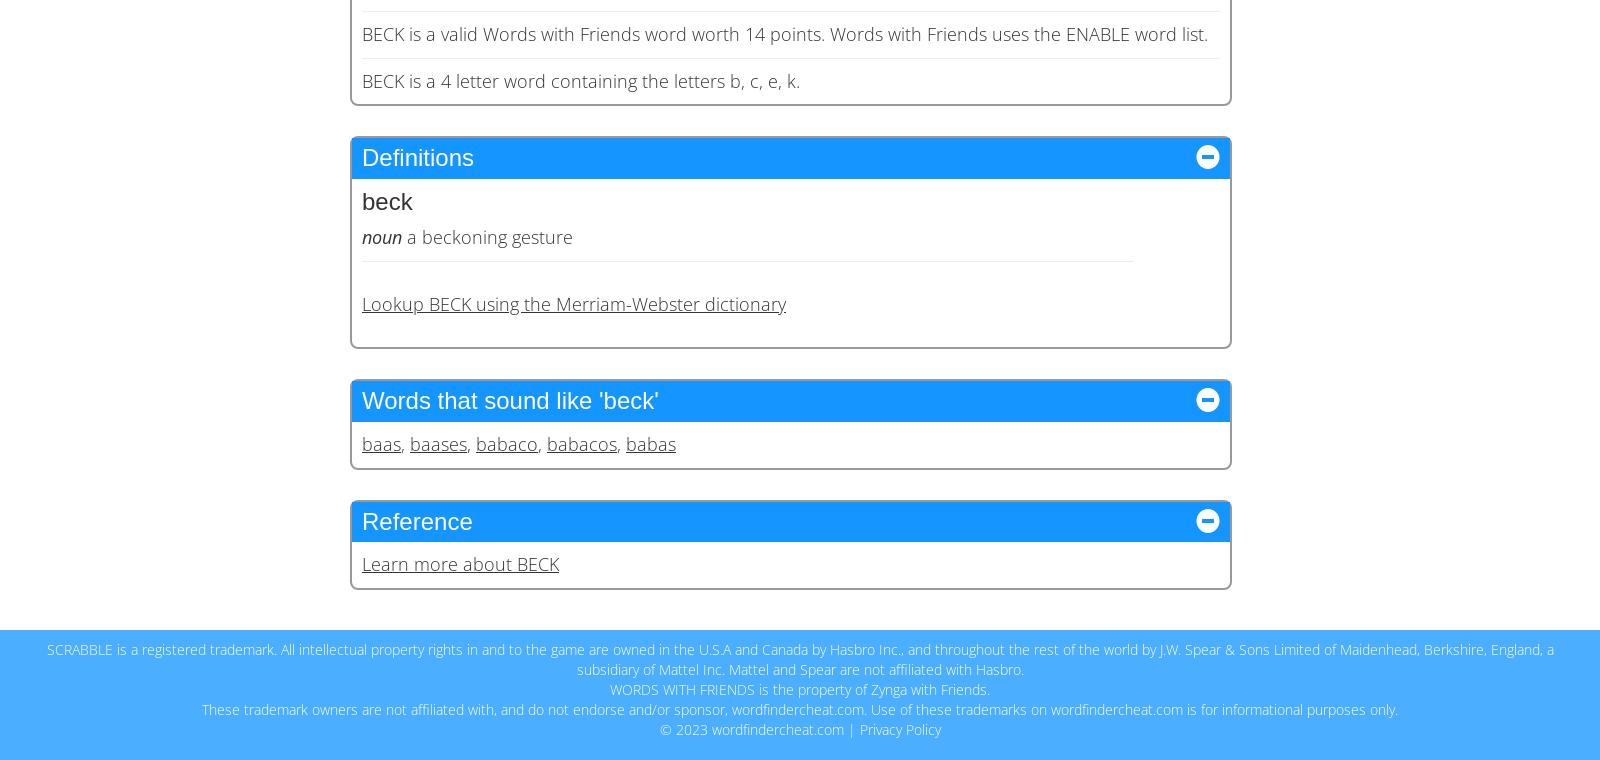 The height and width of the screenshot is (760, 1600). I want to click on 'baas', so click(381, 442).